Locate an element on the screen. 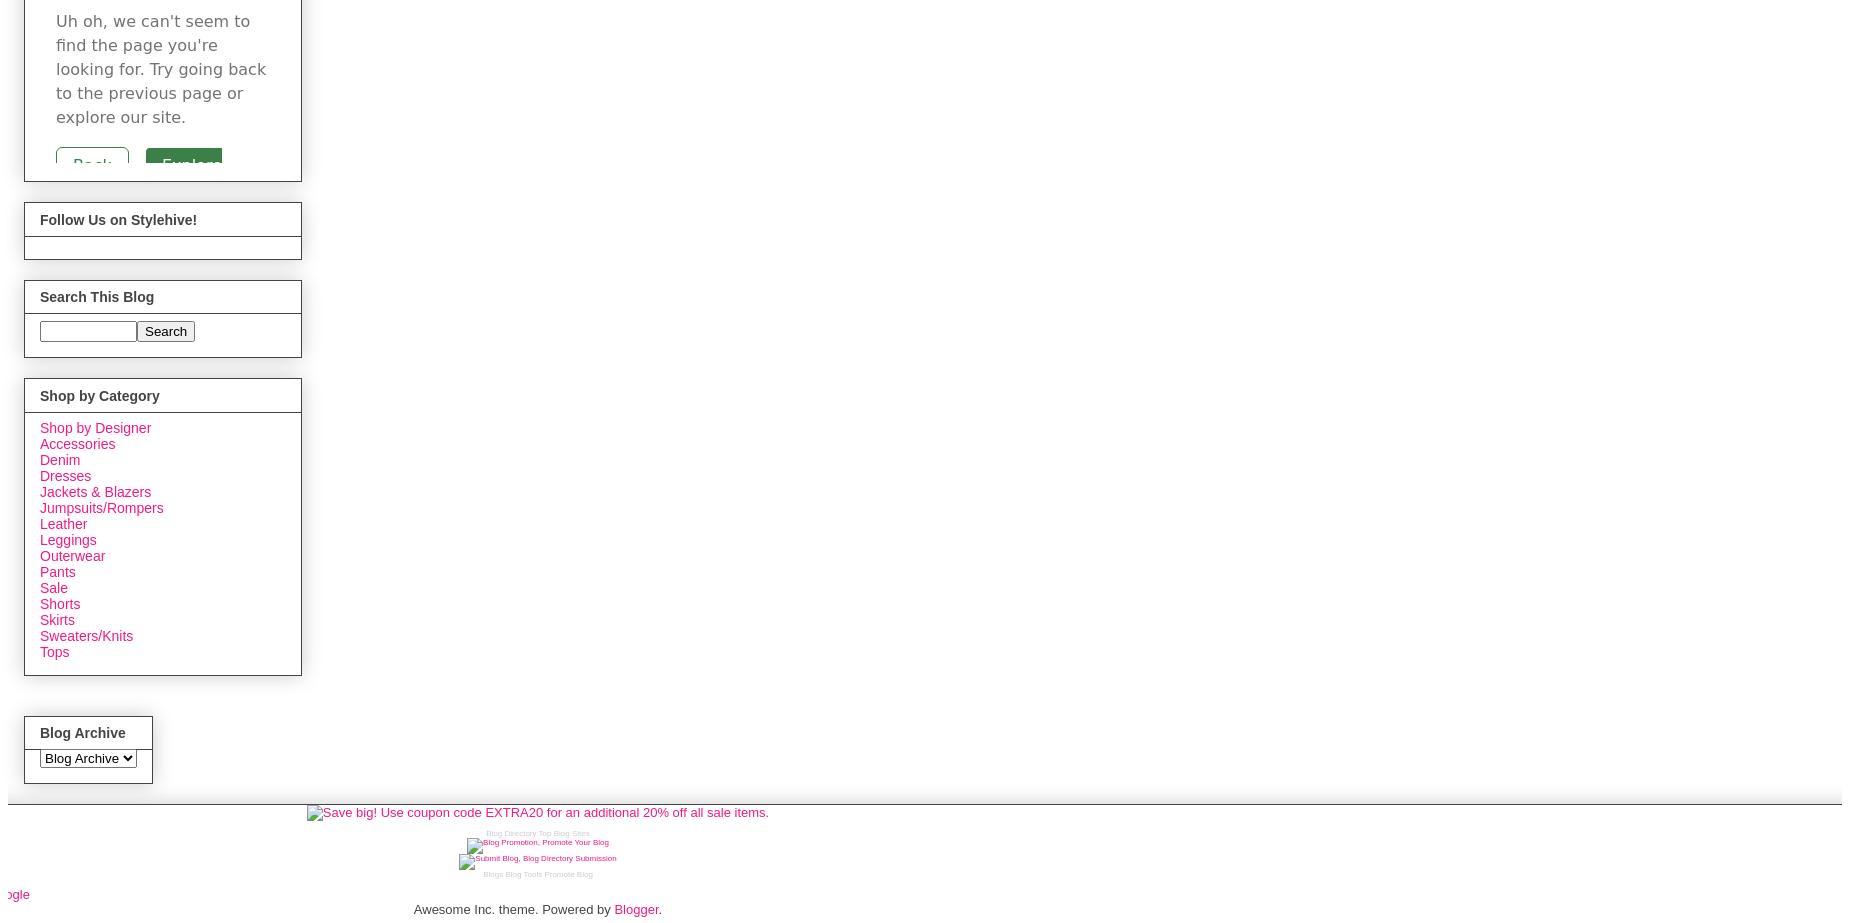 The width and height of the screenshot is (1858, 923). 'Blog Archive' is located at coordinates (81, 731).